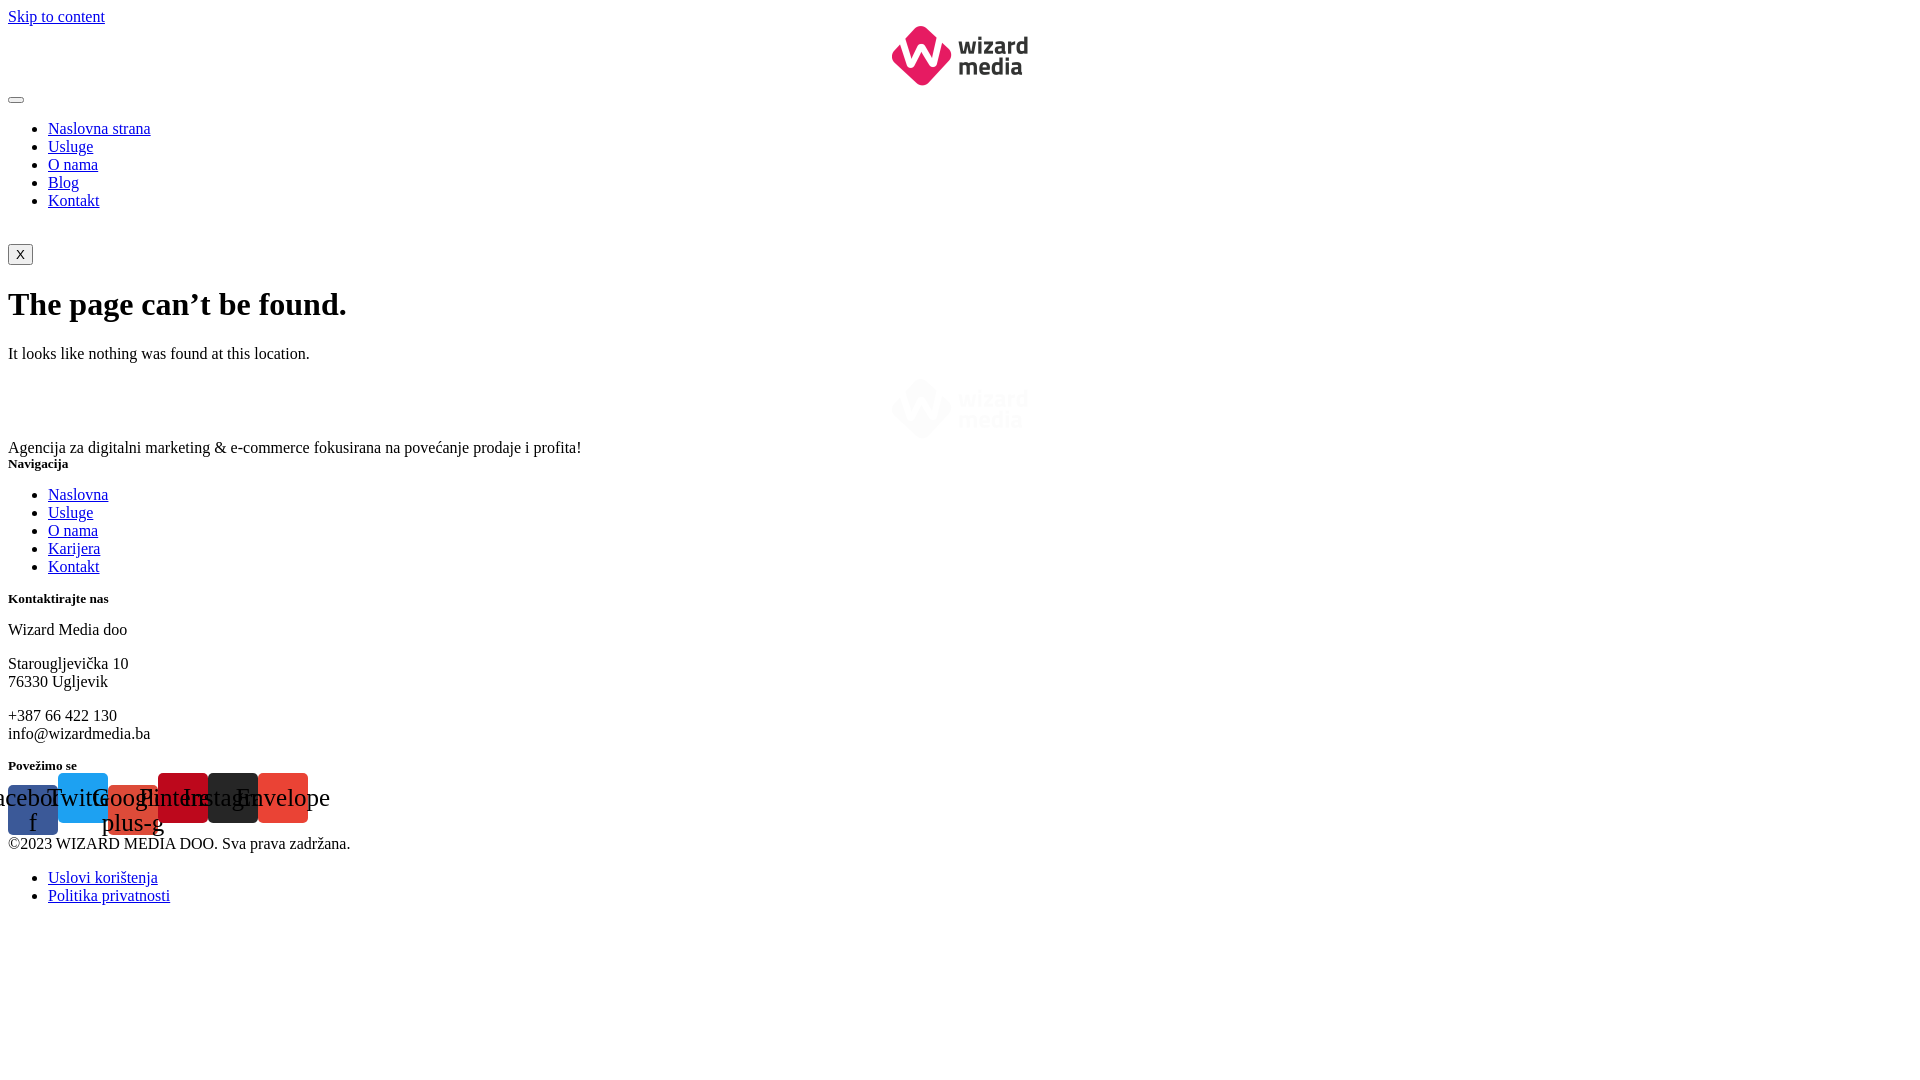 This screenshot has height=1080, width=1920. I want to click on 'Naslovna', so click(77, 494).